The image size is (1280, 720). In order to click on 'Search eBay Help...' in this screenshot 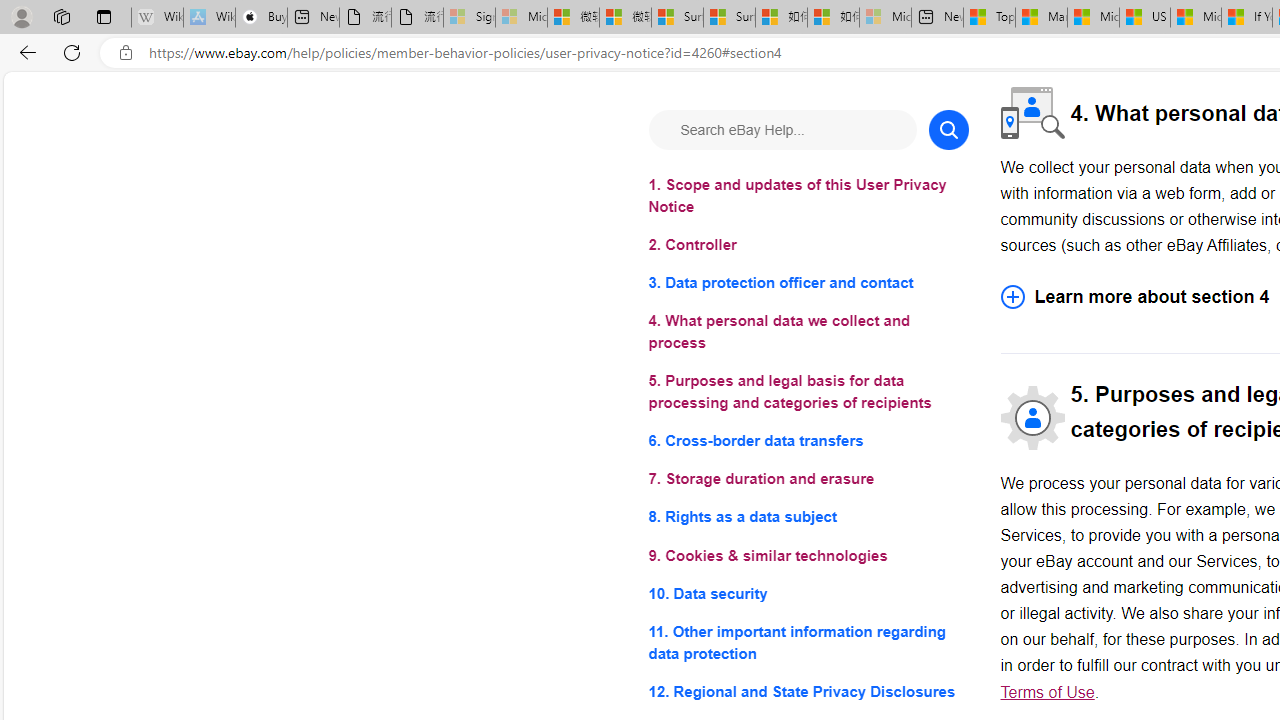, I will do `click(781, 129)`.